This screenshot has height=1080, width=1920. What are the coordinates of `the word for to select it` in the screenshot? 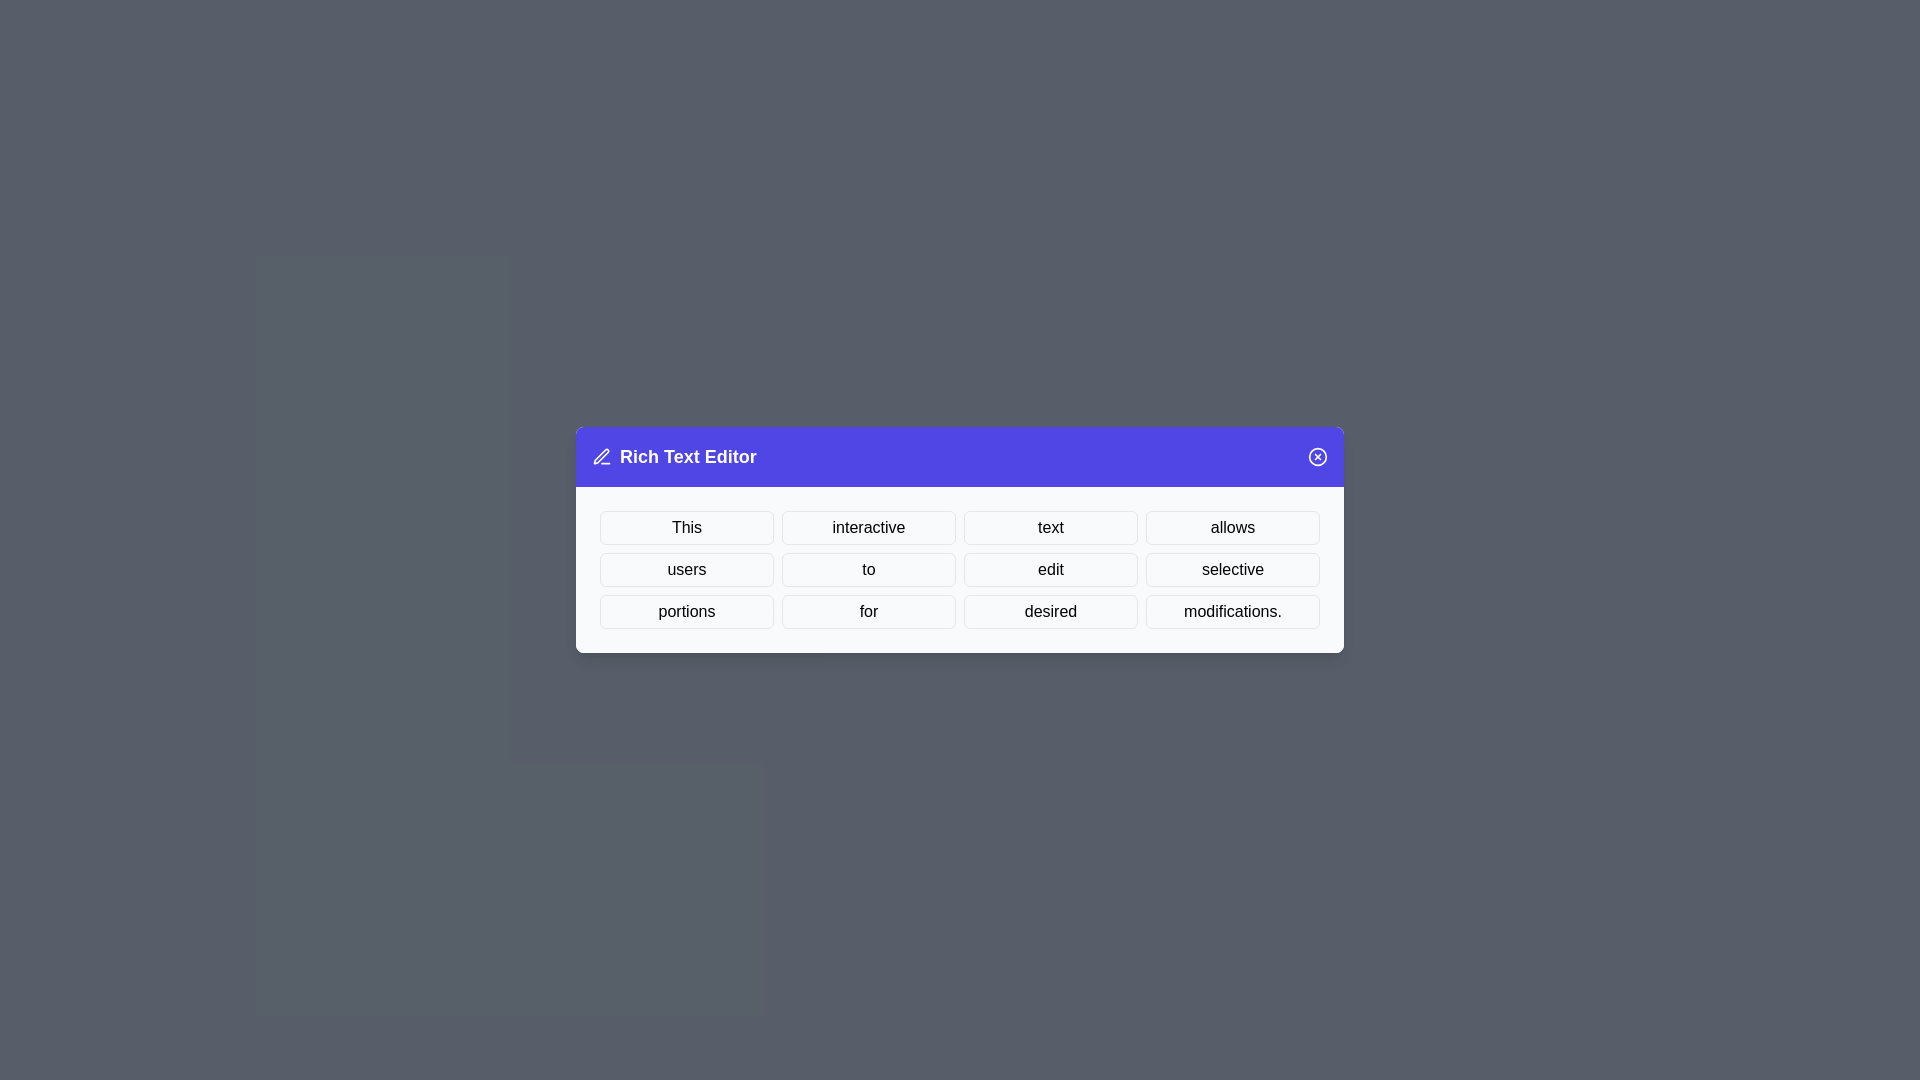 It's located at (868, 611).